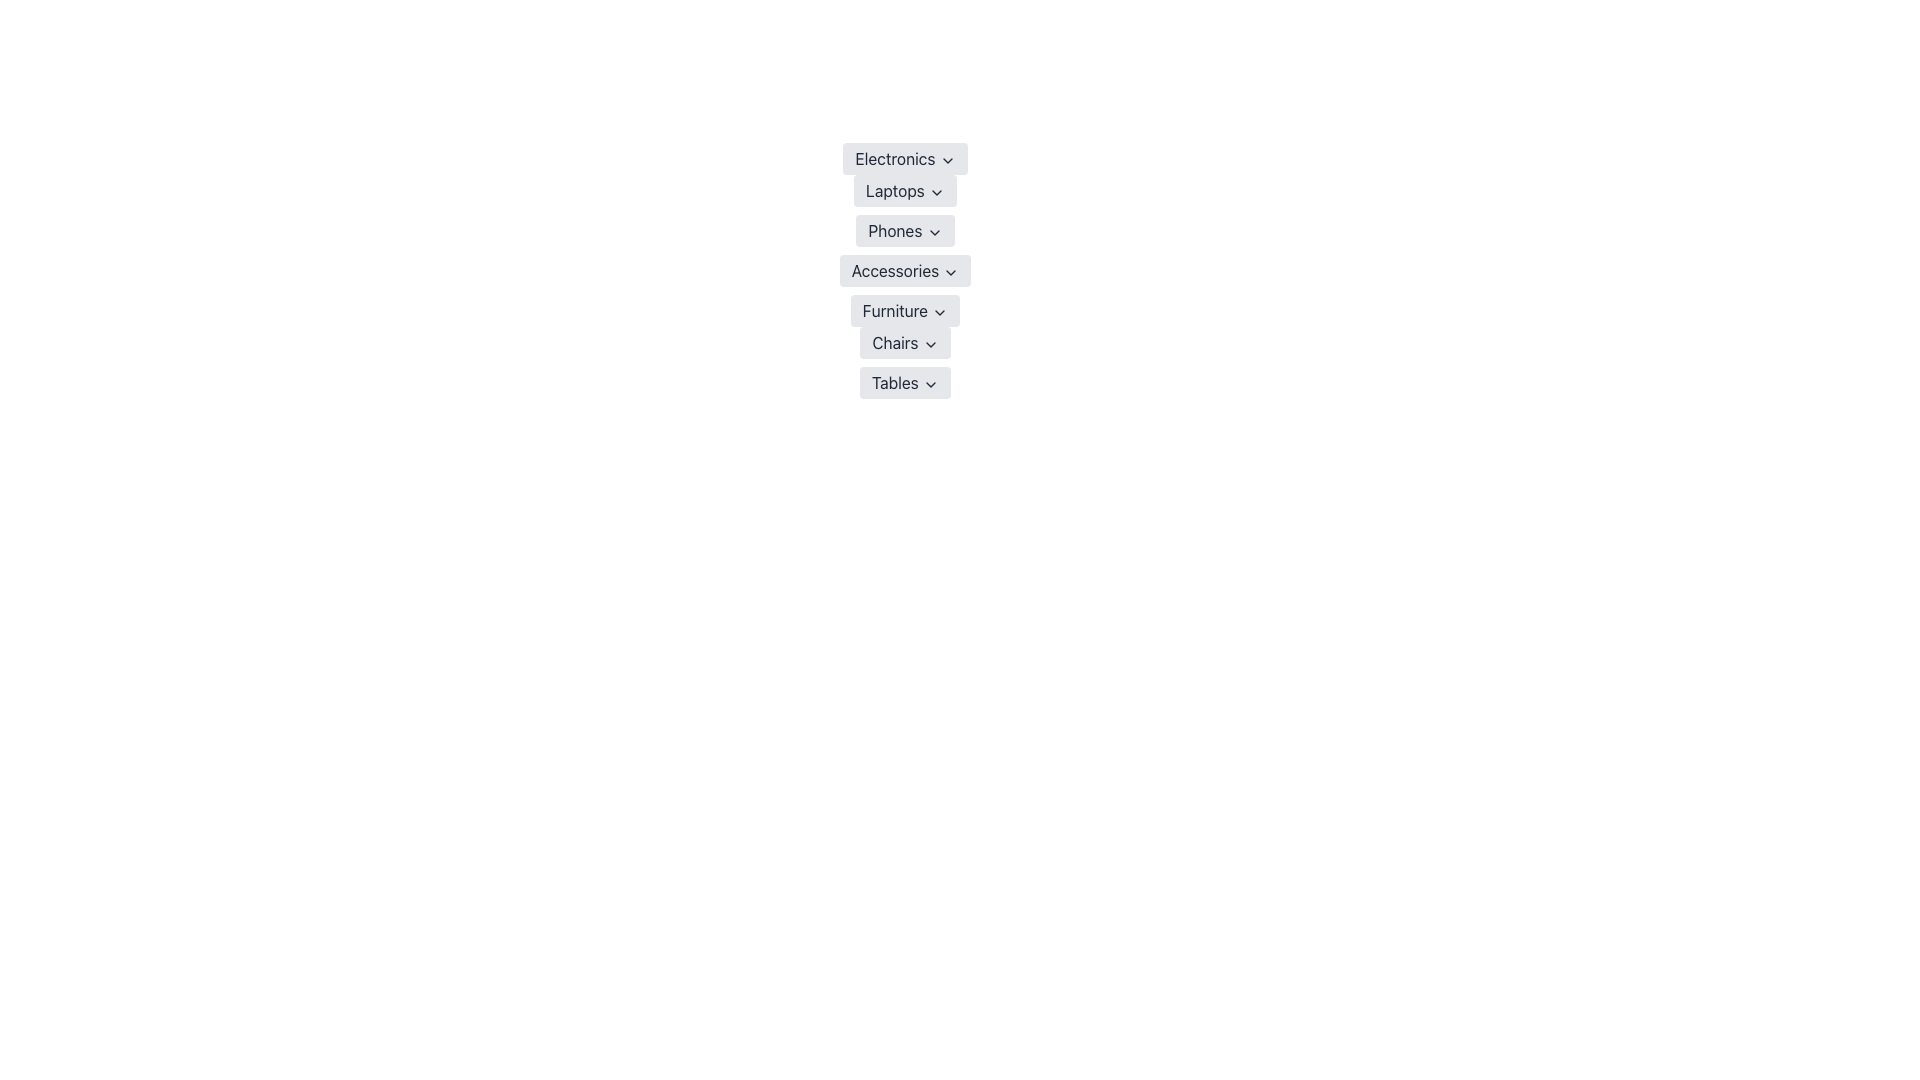 This screenshot has width=1920, height=1080. What do you see at coordinates (904, 311) in the screenshot?
I see `the 'Furniture' dropdown button, which has a light gray background and darker gray text` at bounding box center [904, 311].